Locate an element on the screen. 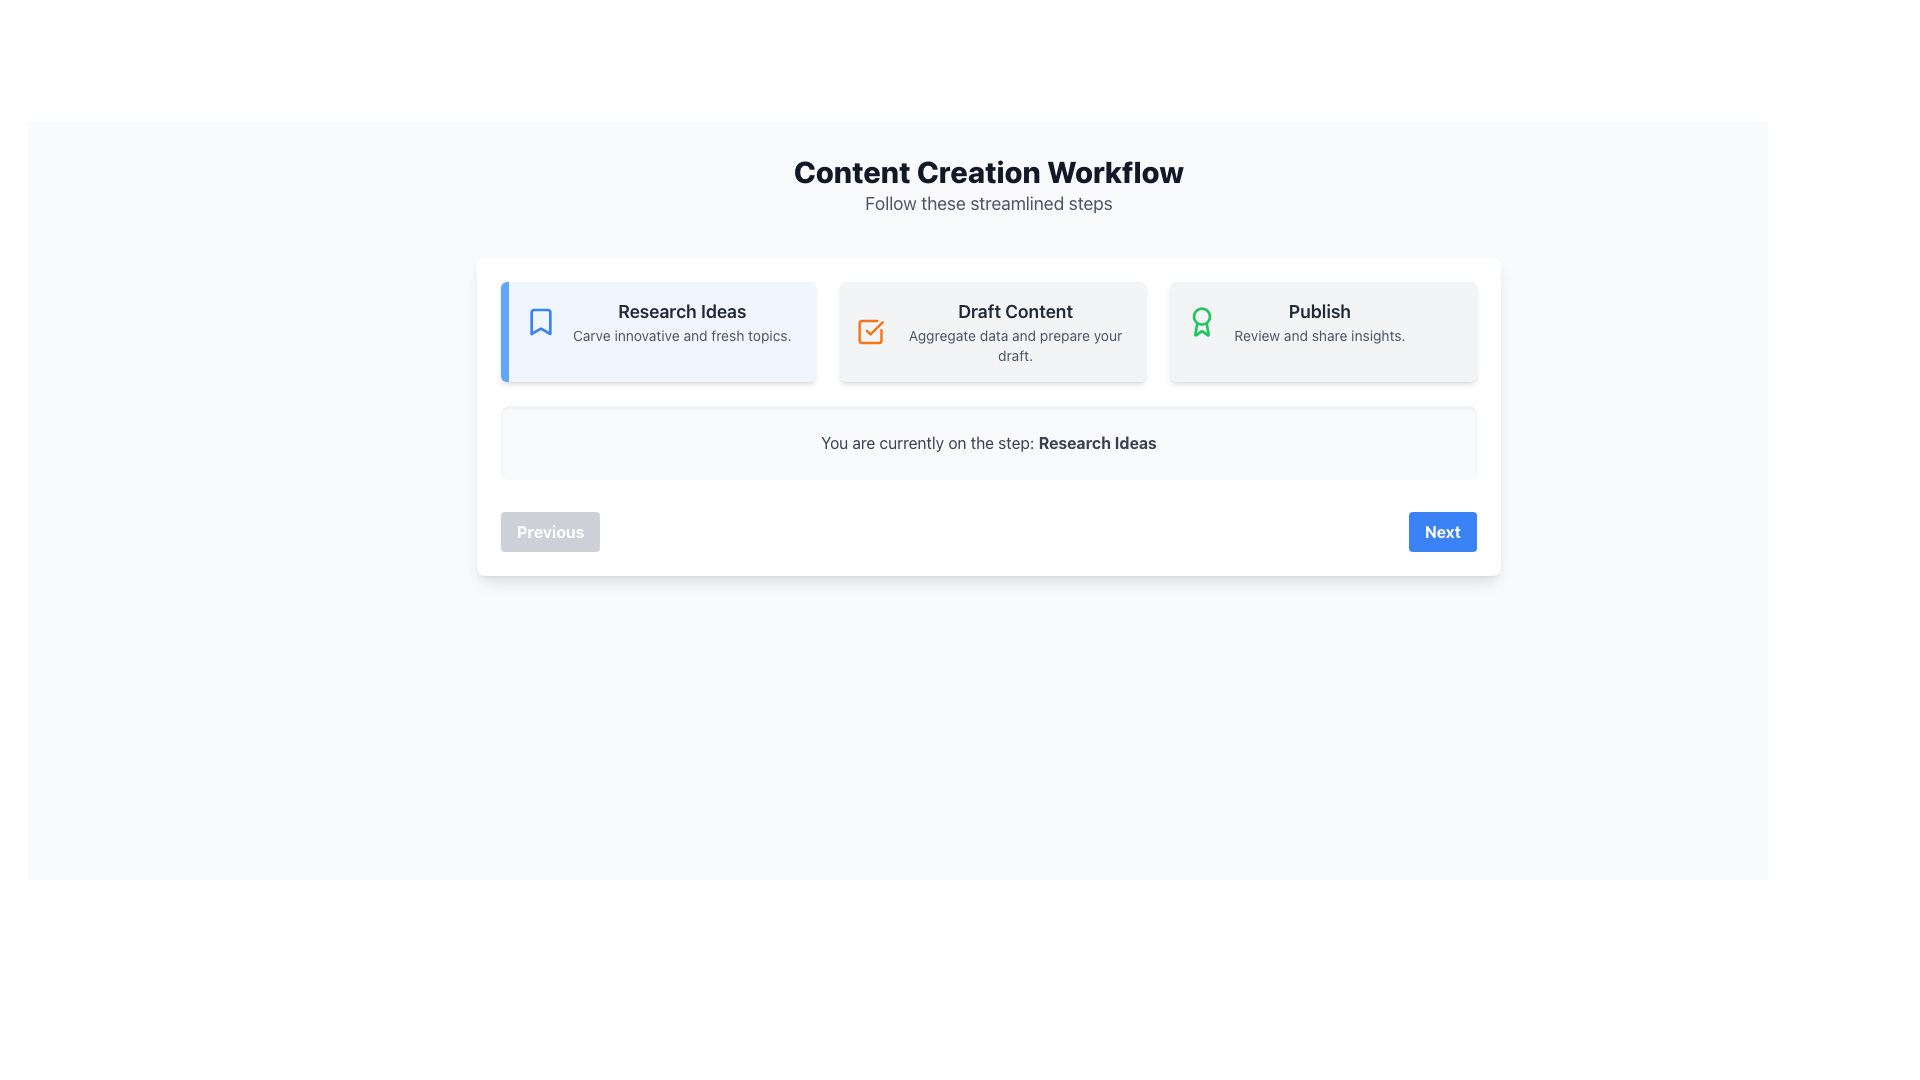 The width and height of the screenshot is (1920, 1080). the informational text that provides additional descriptive information about the 'Publish' step in the content creation workflow, located centrally below the 'Publish' heading and a green ribbon icon is located at coordinates (1320, 334).